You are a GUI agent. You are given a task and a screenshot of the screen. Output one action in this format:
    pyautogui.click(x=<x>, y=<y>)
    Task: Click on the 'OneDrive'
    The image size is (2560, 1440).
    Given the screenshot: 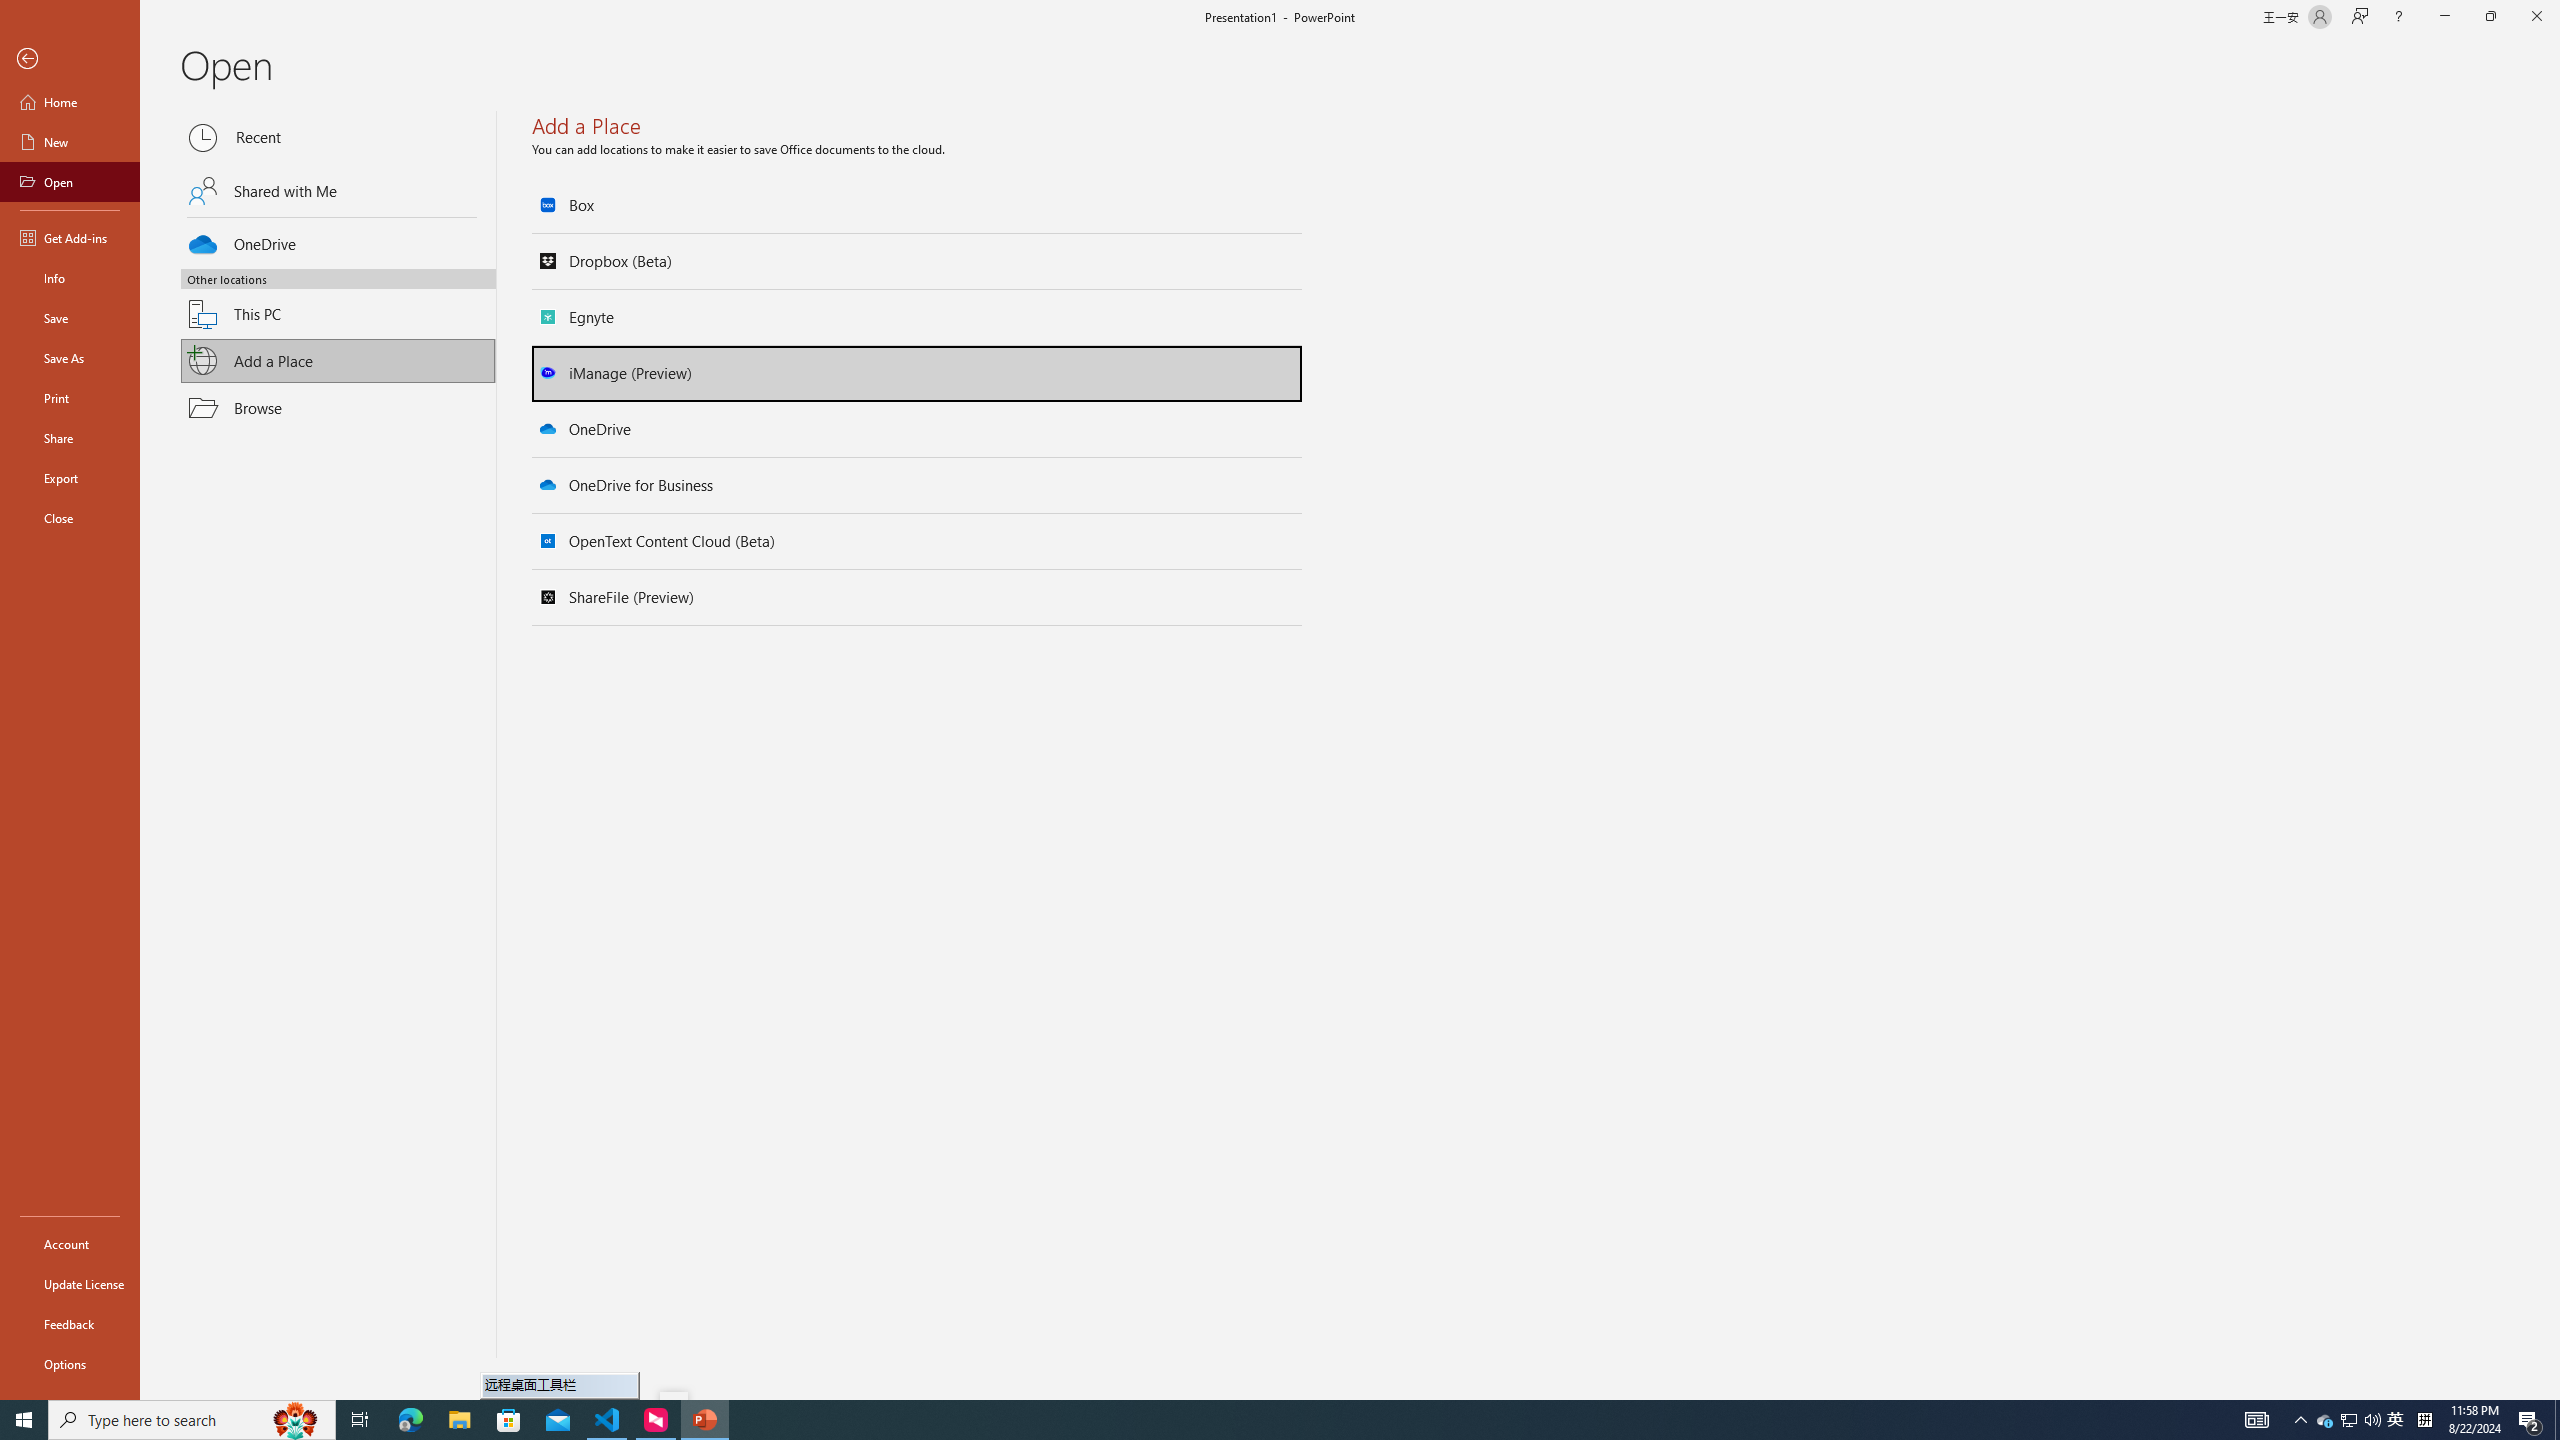 What is the action you would take?
    pyautogui.click(x=338, y=241)
    